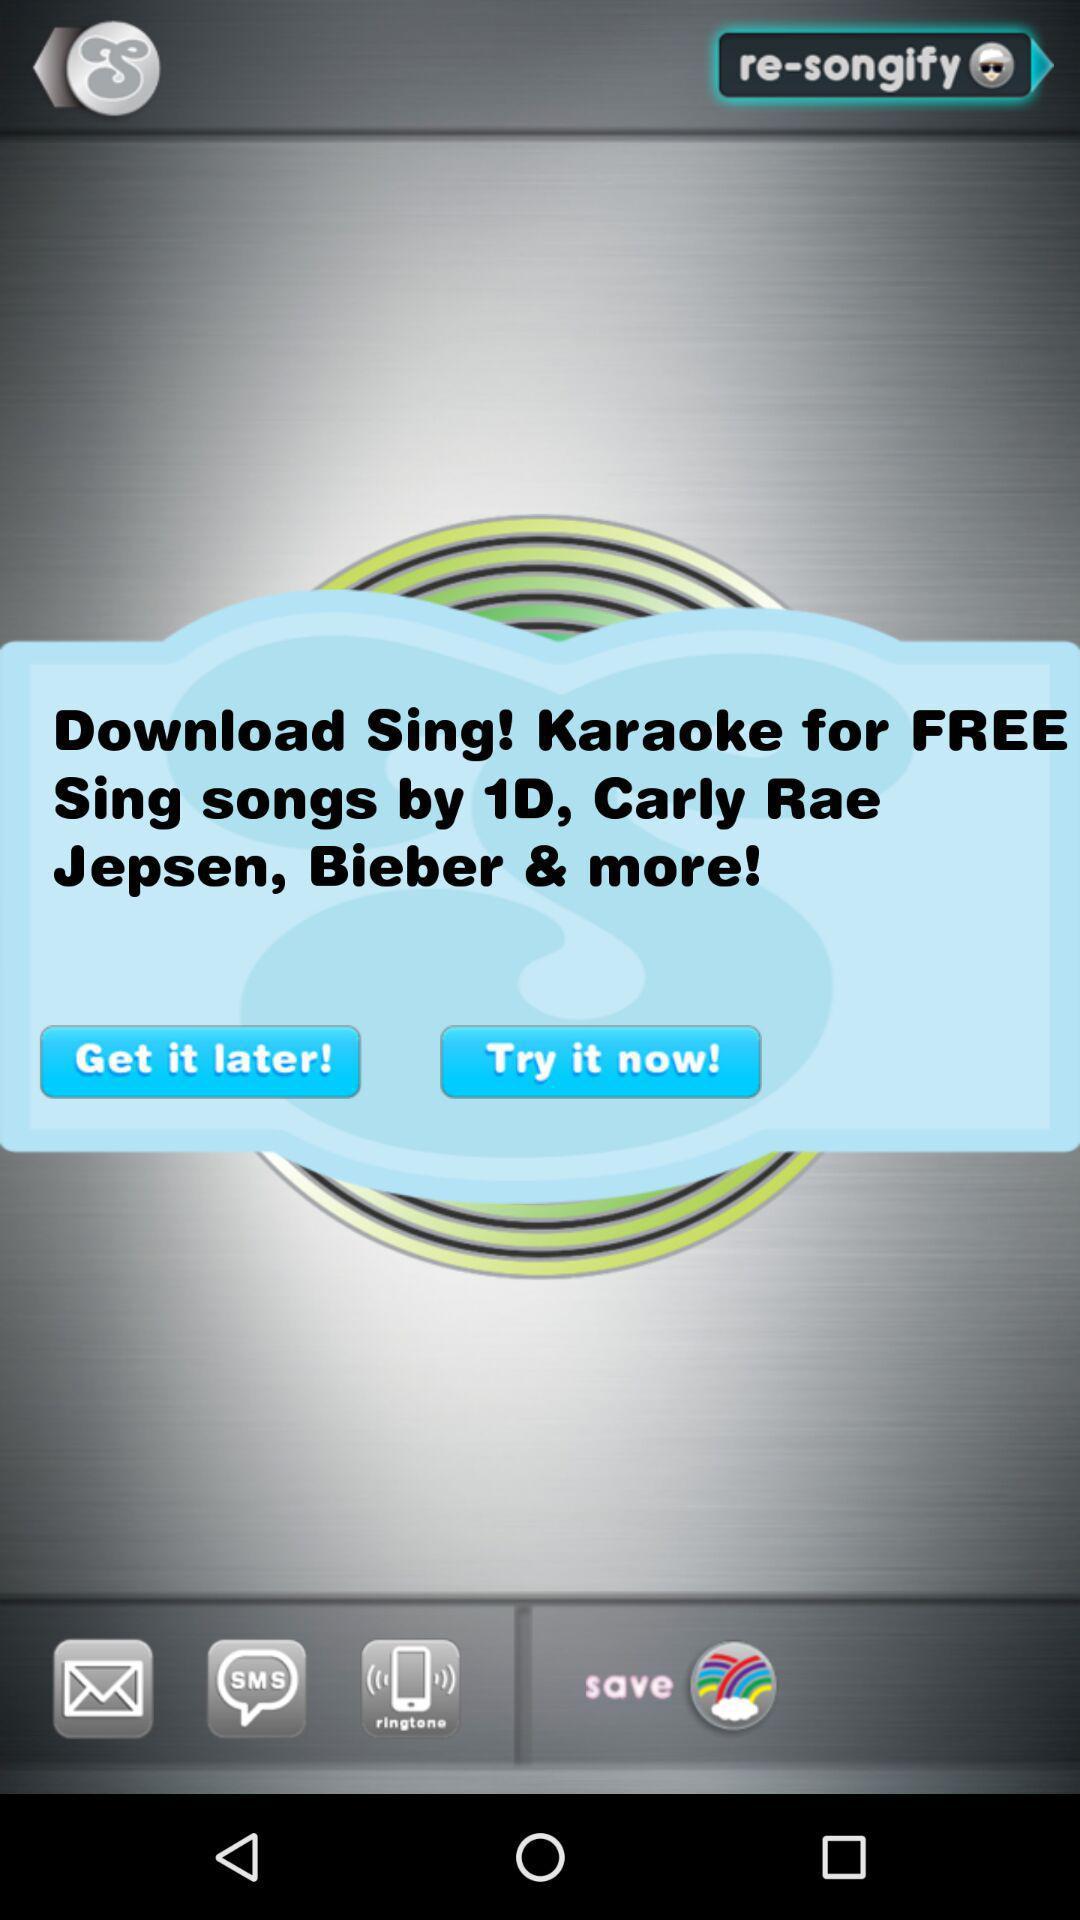 This screenshot has height=1920, width=1080. I want to click on switch to get it later button, so click(200, 1060).